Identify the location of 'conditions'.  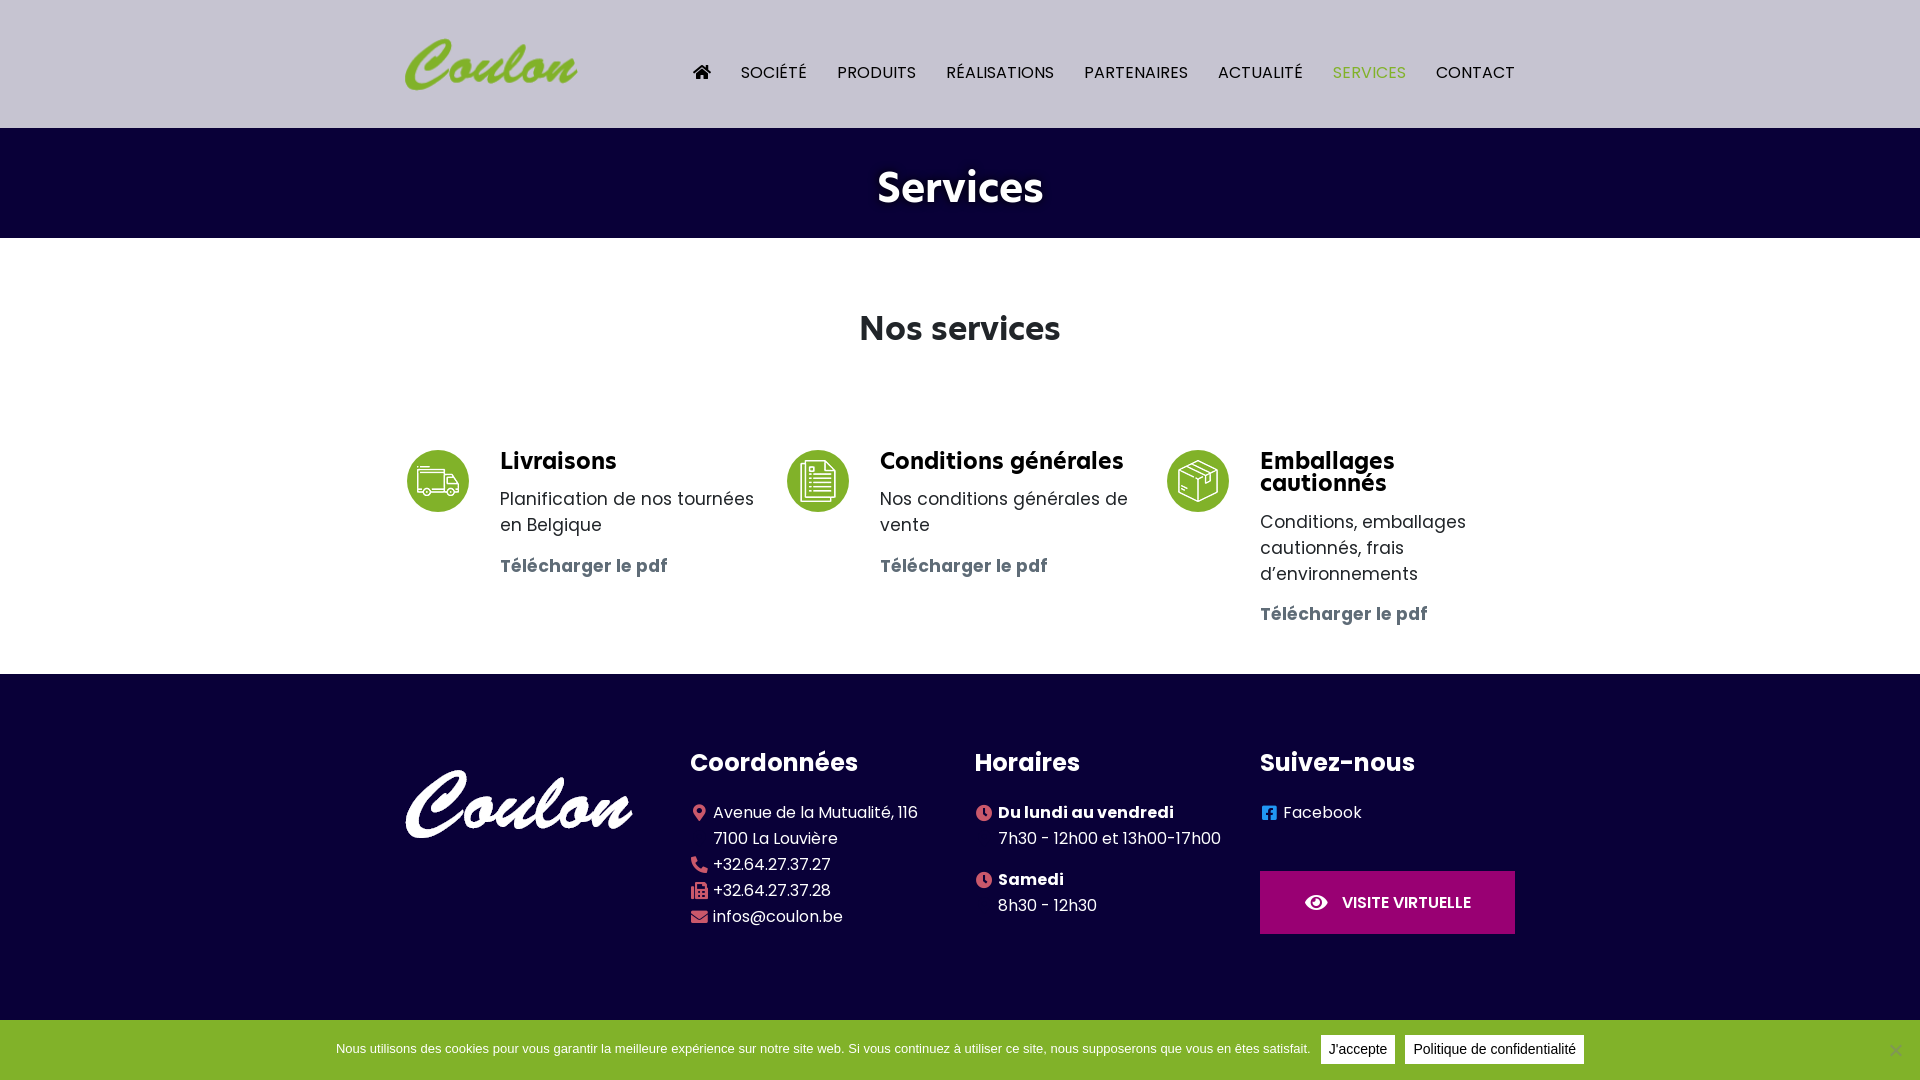
(816, 481).